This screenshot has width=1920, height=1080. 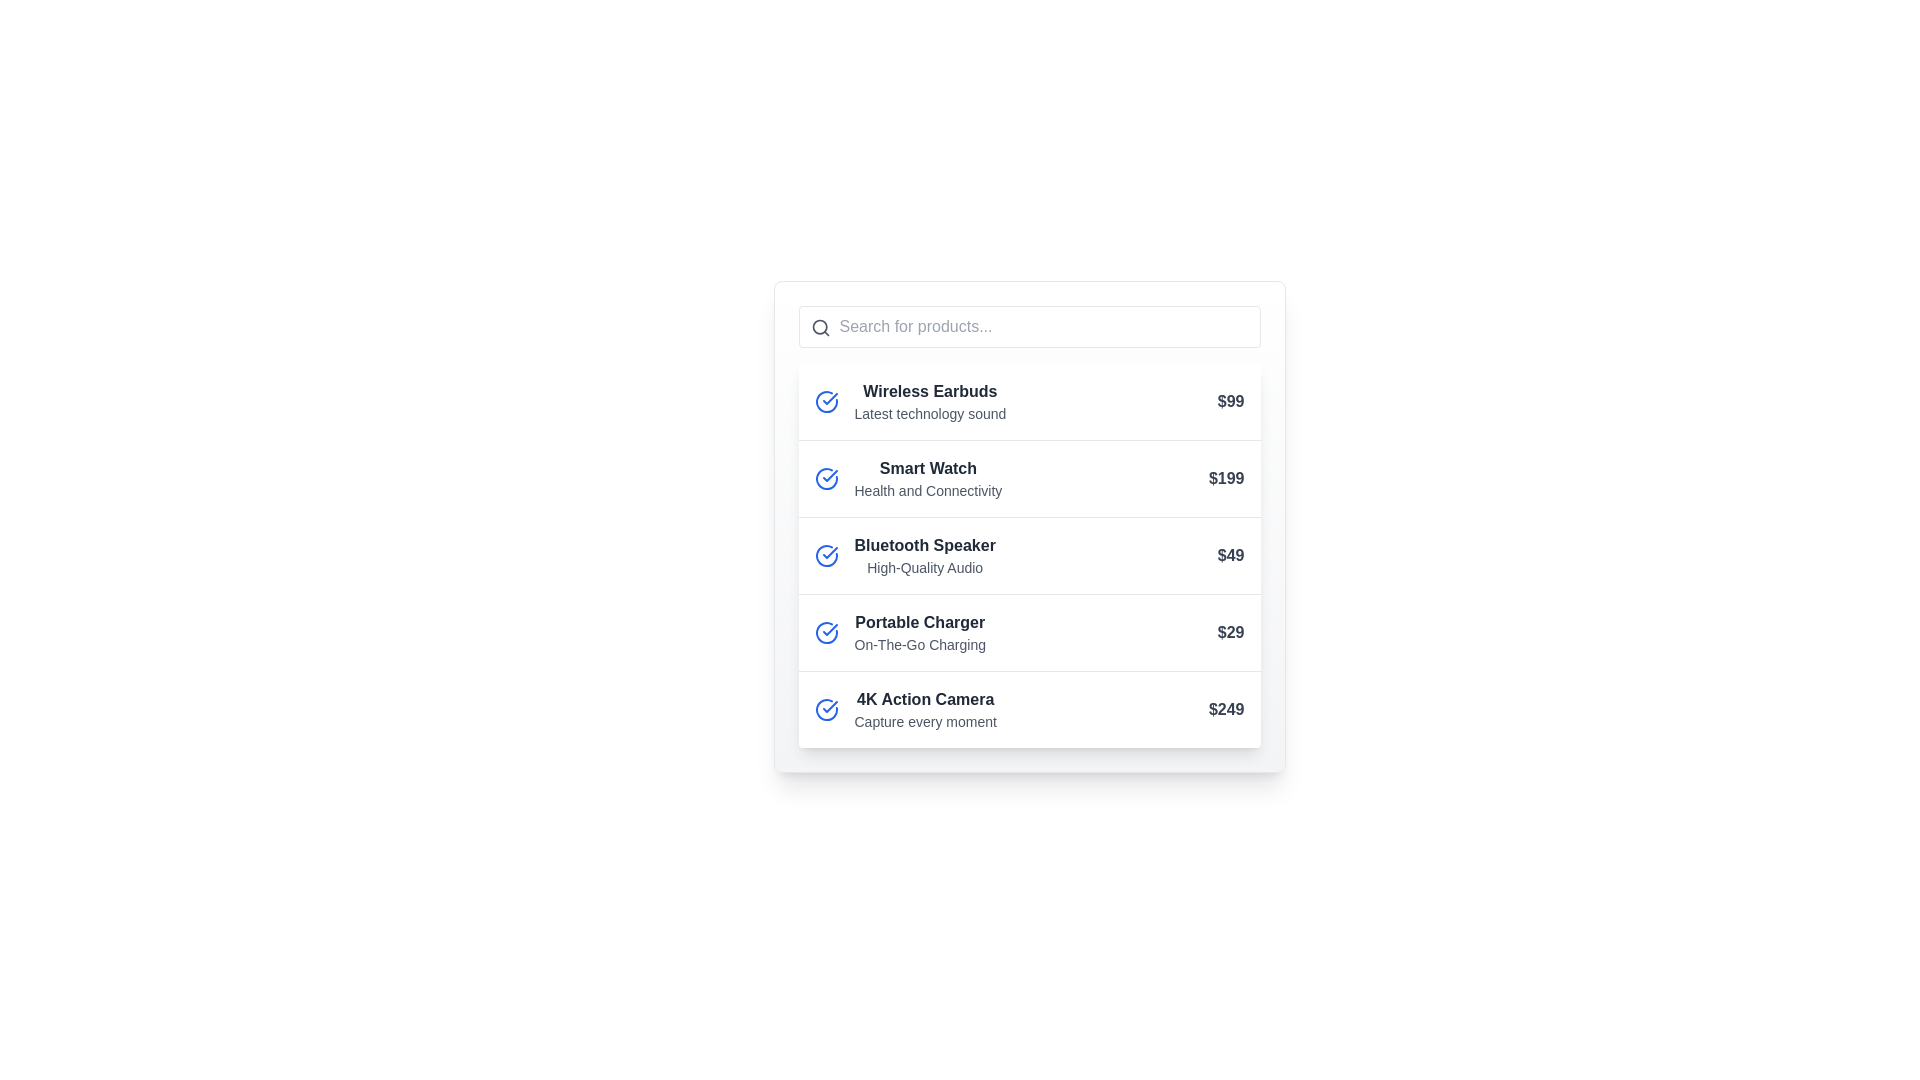 What do you see at coordinates (1230, 632) in the screenshot?
I see `the price label displaying '$29' that is aligned to the right of the 'Portable Charger' entry in the product list` at bounding box center [1230, 632].